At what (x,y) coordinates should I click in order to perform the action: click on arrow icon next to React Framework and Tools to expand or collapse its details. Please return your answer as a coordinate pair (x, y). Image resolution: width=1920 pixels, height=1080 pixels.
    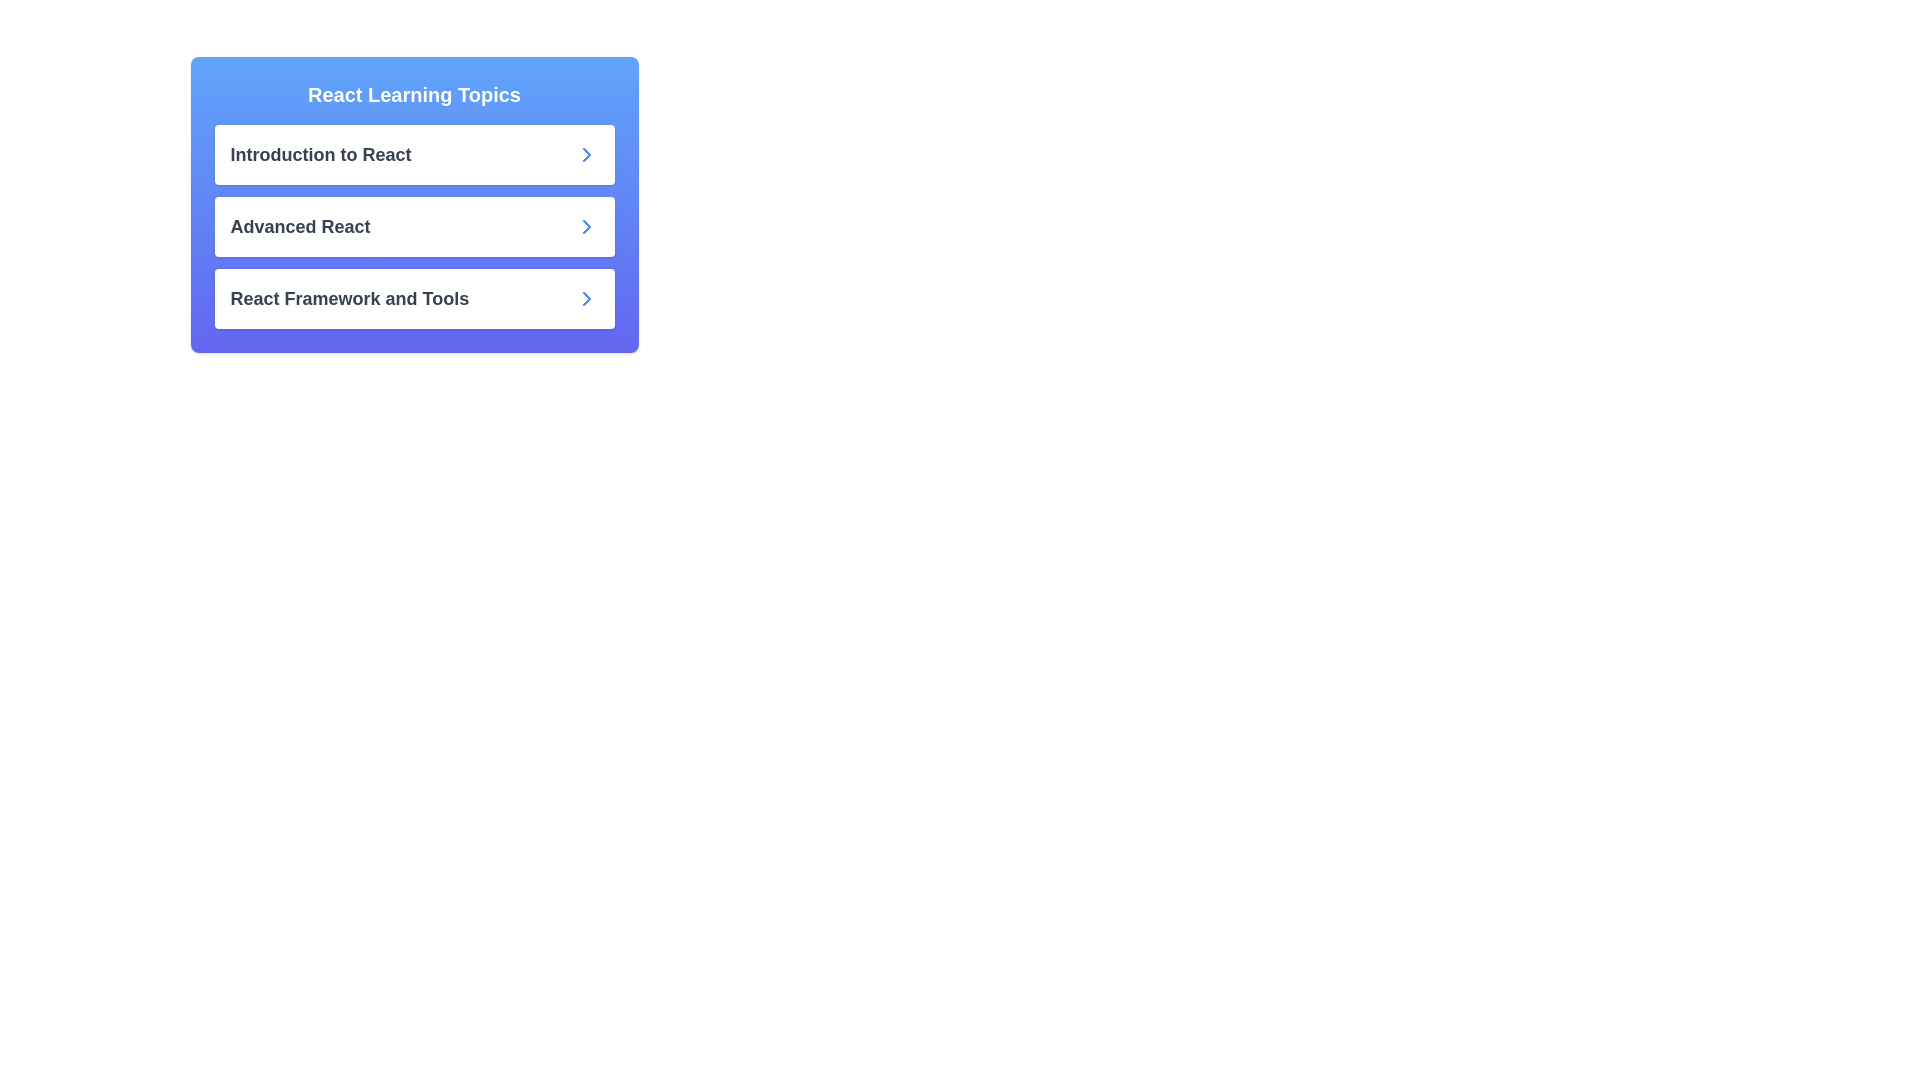
    Looking at the image, I should click on (585, 299).